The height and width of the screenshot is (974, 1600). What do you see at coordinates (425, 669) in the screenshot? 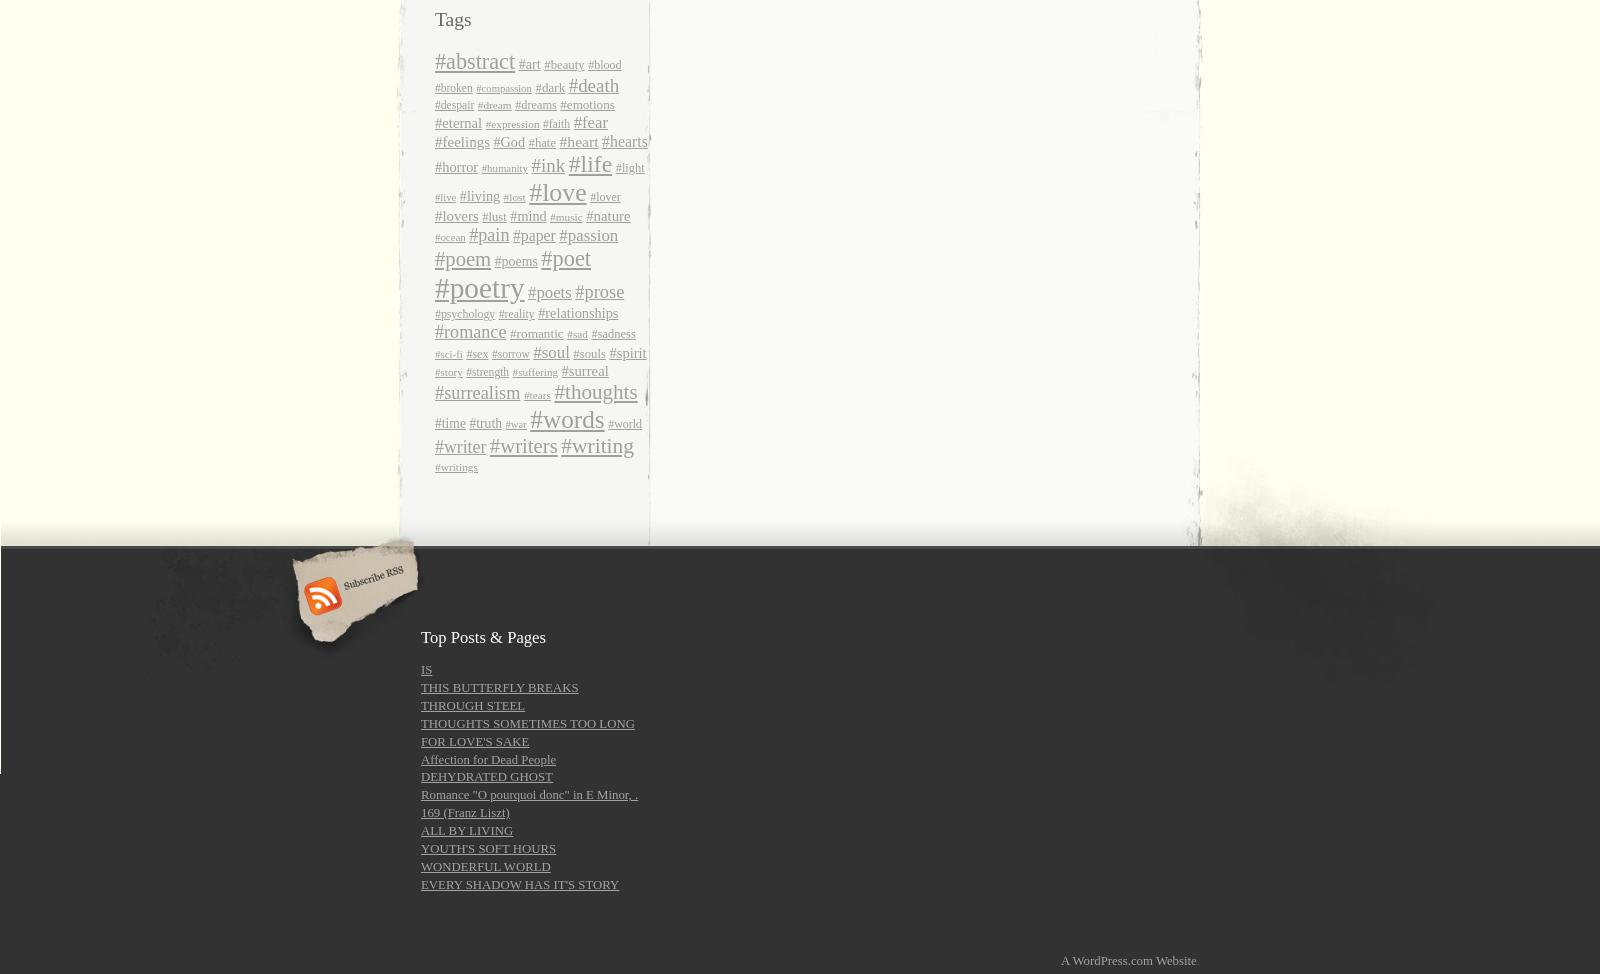
I see `'IS'` at bounding box center [425, 669].